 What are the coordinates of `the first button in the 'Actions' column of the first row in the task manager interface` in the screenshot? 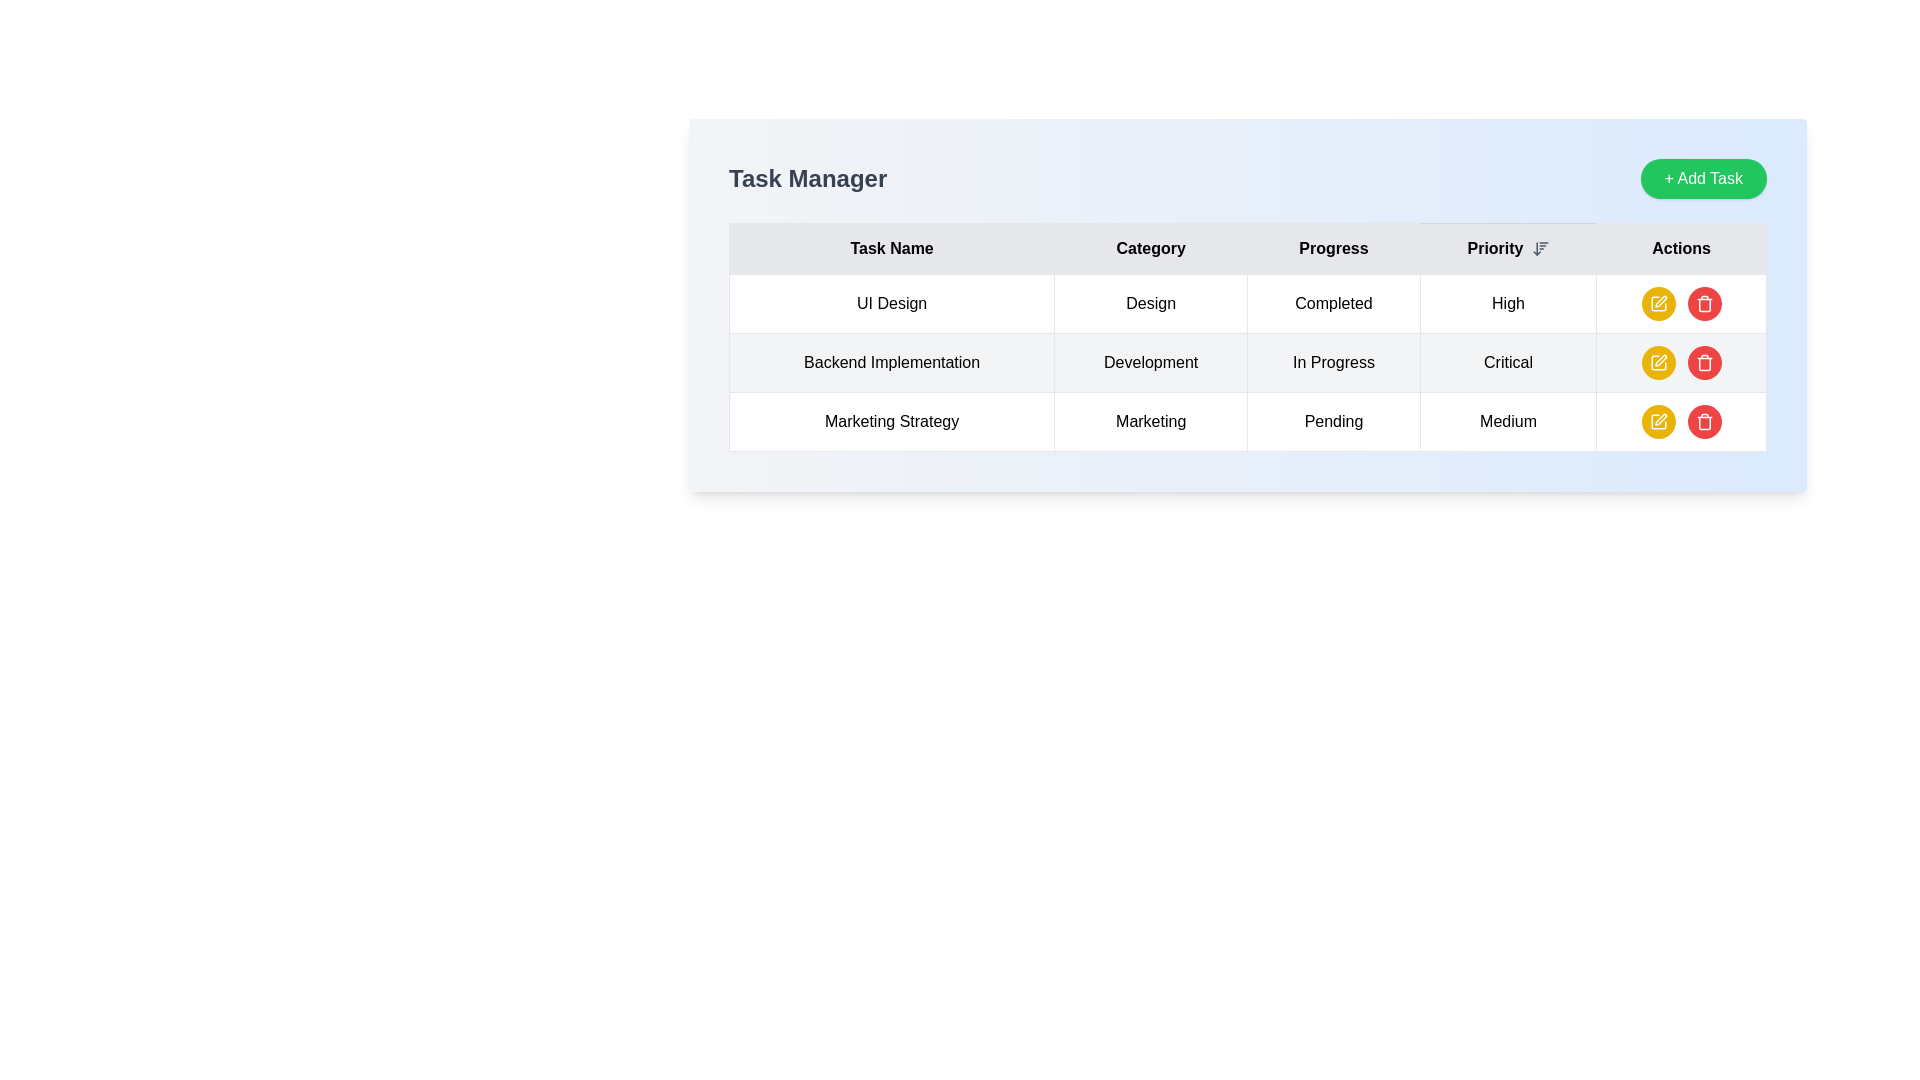 It's located at (1658, 304).